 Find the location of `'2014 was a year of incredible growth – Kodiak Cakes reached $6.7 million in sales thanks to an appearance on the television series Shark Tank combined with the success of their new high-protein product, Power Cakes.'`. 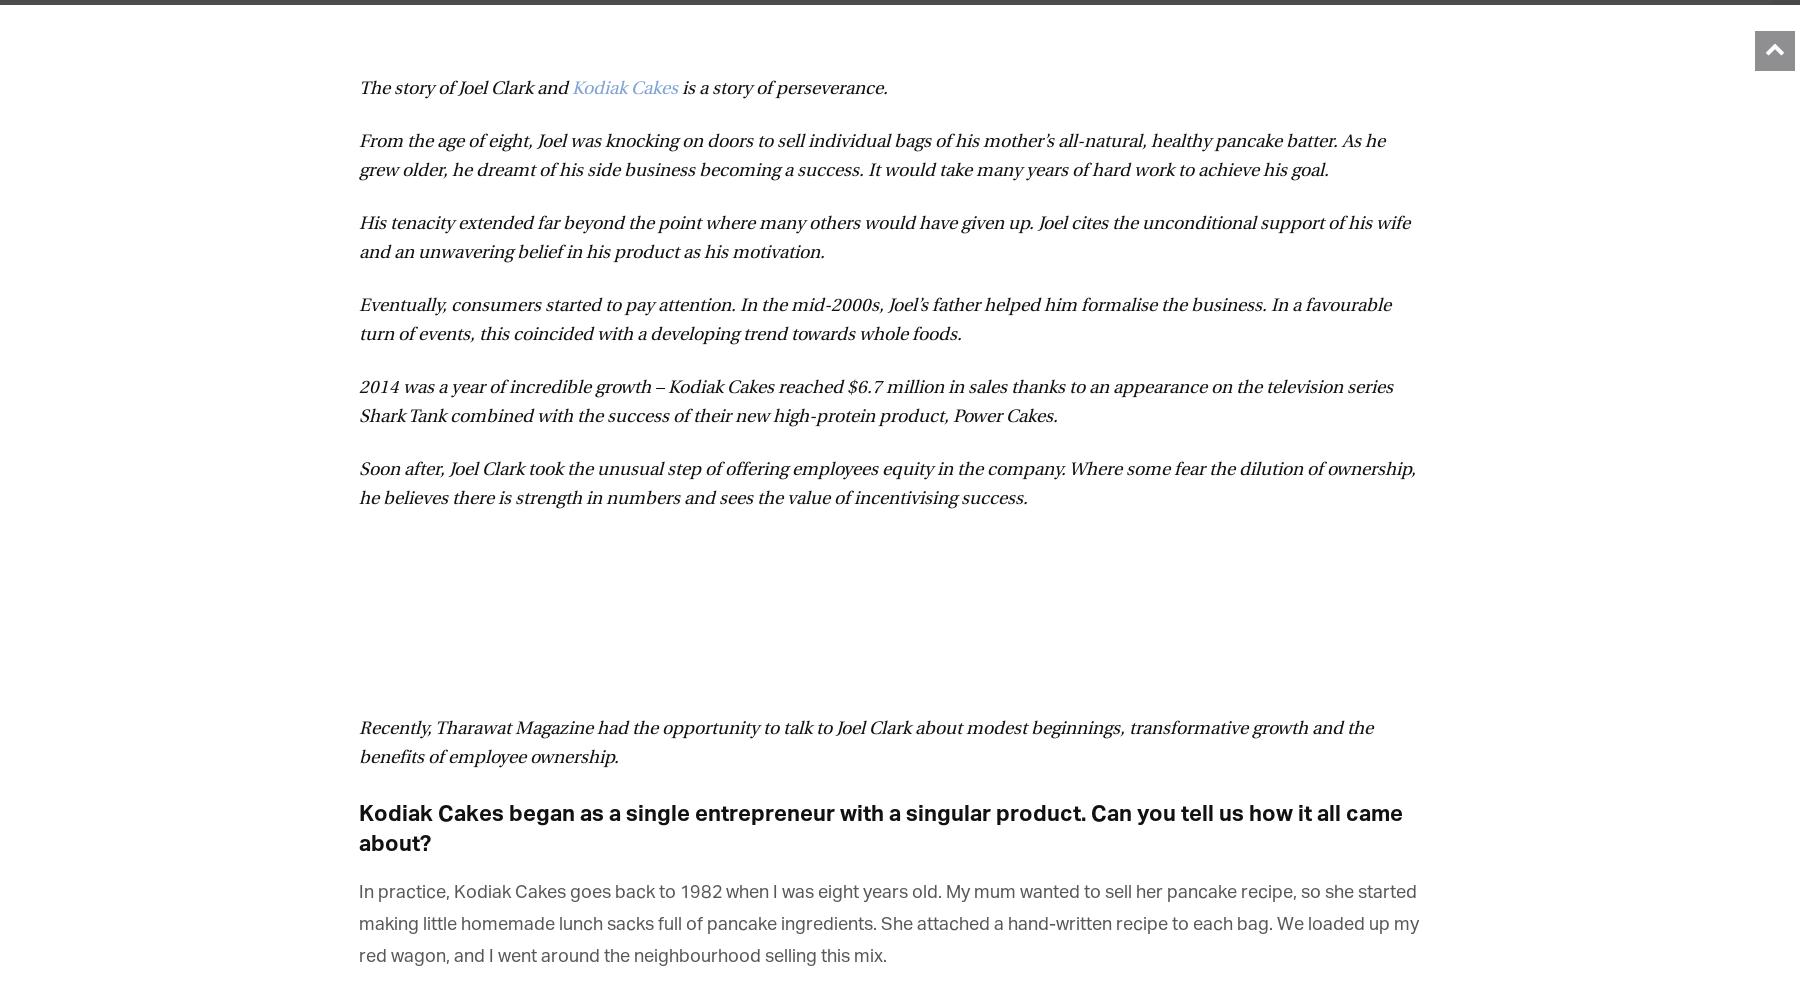

'2014 was a year of incredible growth – Kodiak Cakes reached $6.7 million in sales thanks to an appearance on the television series Shark Tank combined with the success of their new high-protein product, Power Cakes.' is located at coordinates (874, 402).